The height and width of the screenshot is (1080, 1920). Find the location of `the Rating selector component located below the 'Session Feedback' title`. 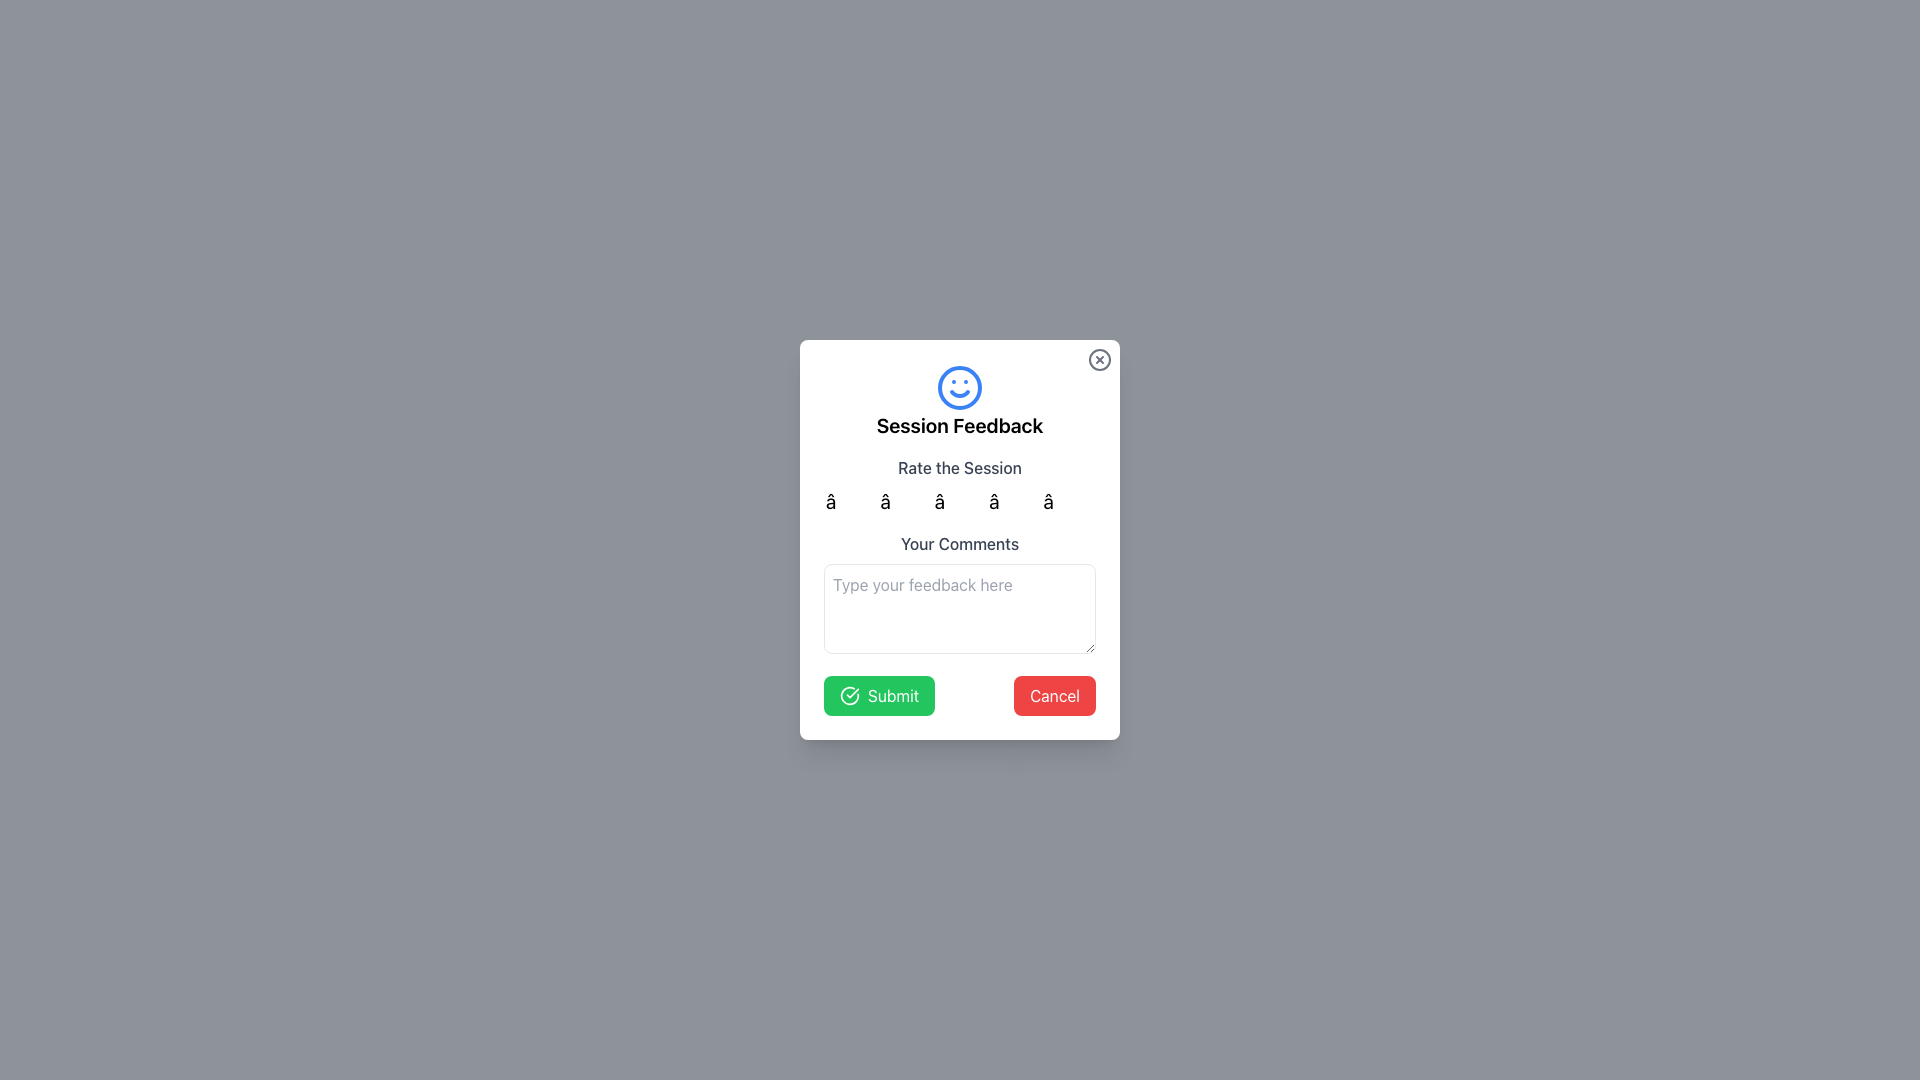

the Rating selector component located below the 'Session Feedback' title is located at coordinates (960, 486).